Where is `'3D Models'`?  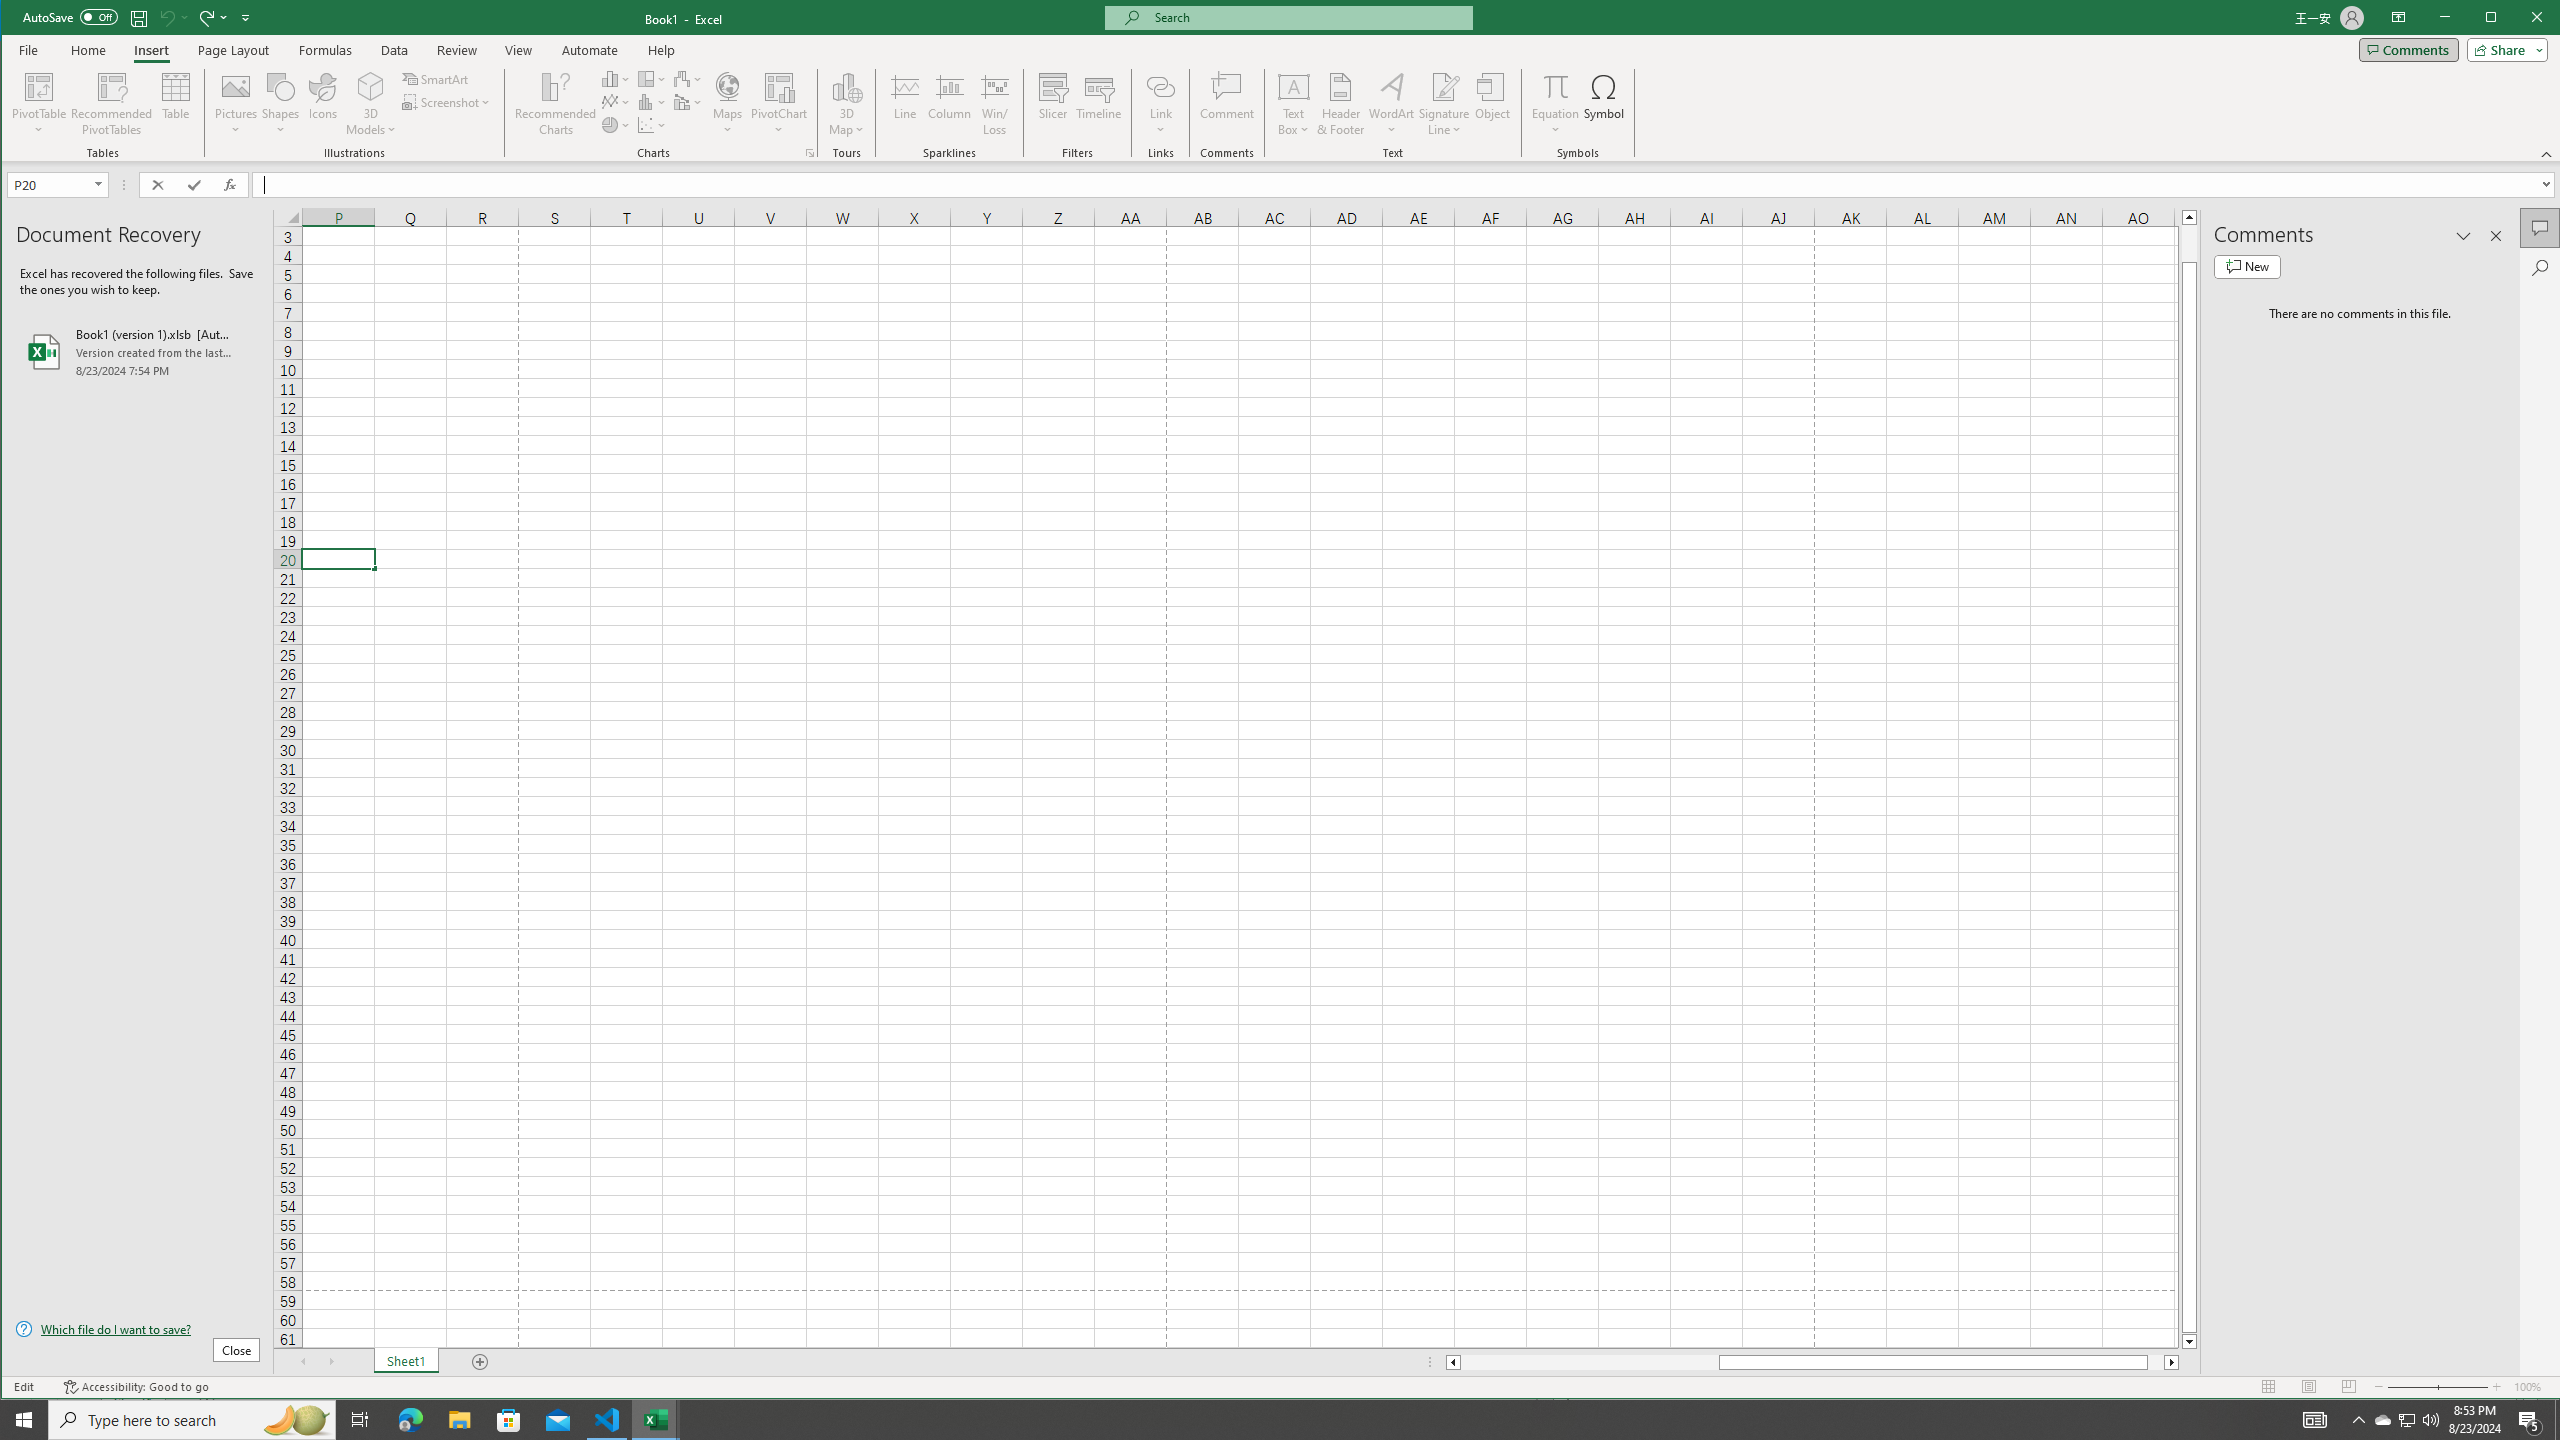
'3D Models' is located at coordinates (370, 85).